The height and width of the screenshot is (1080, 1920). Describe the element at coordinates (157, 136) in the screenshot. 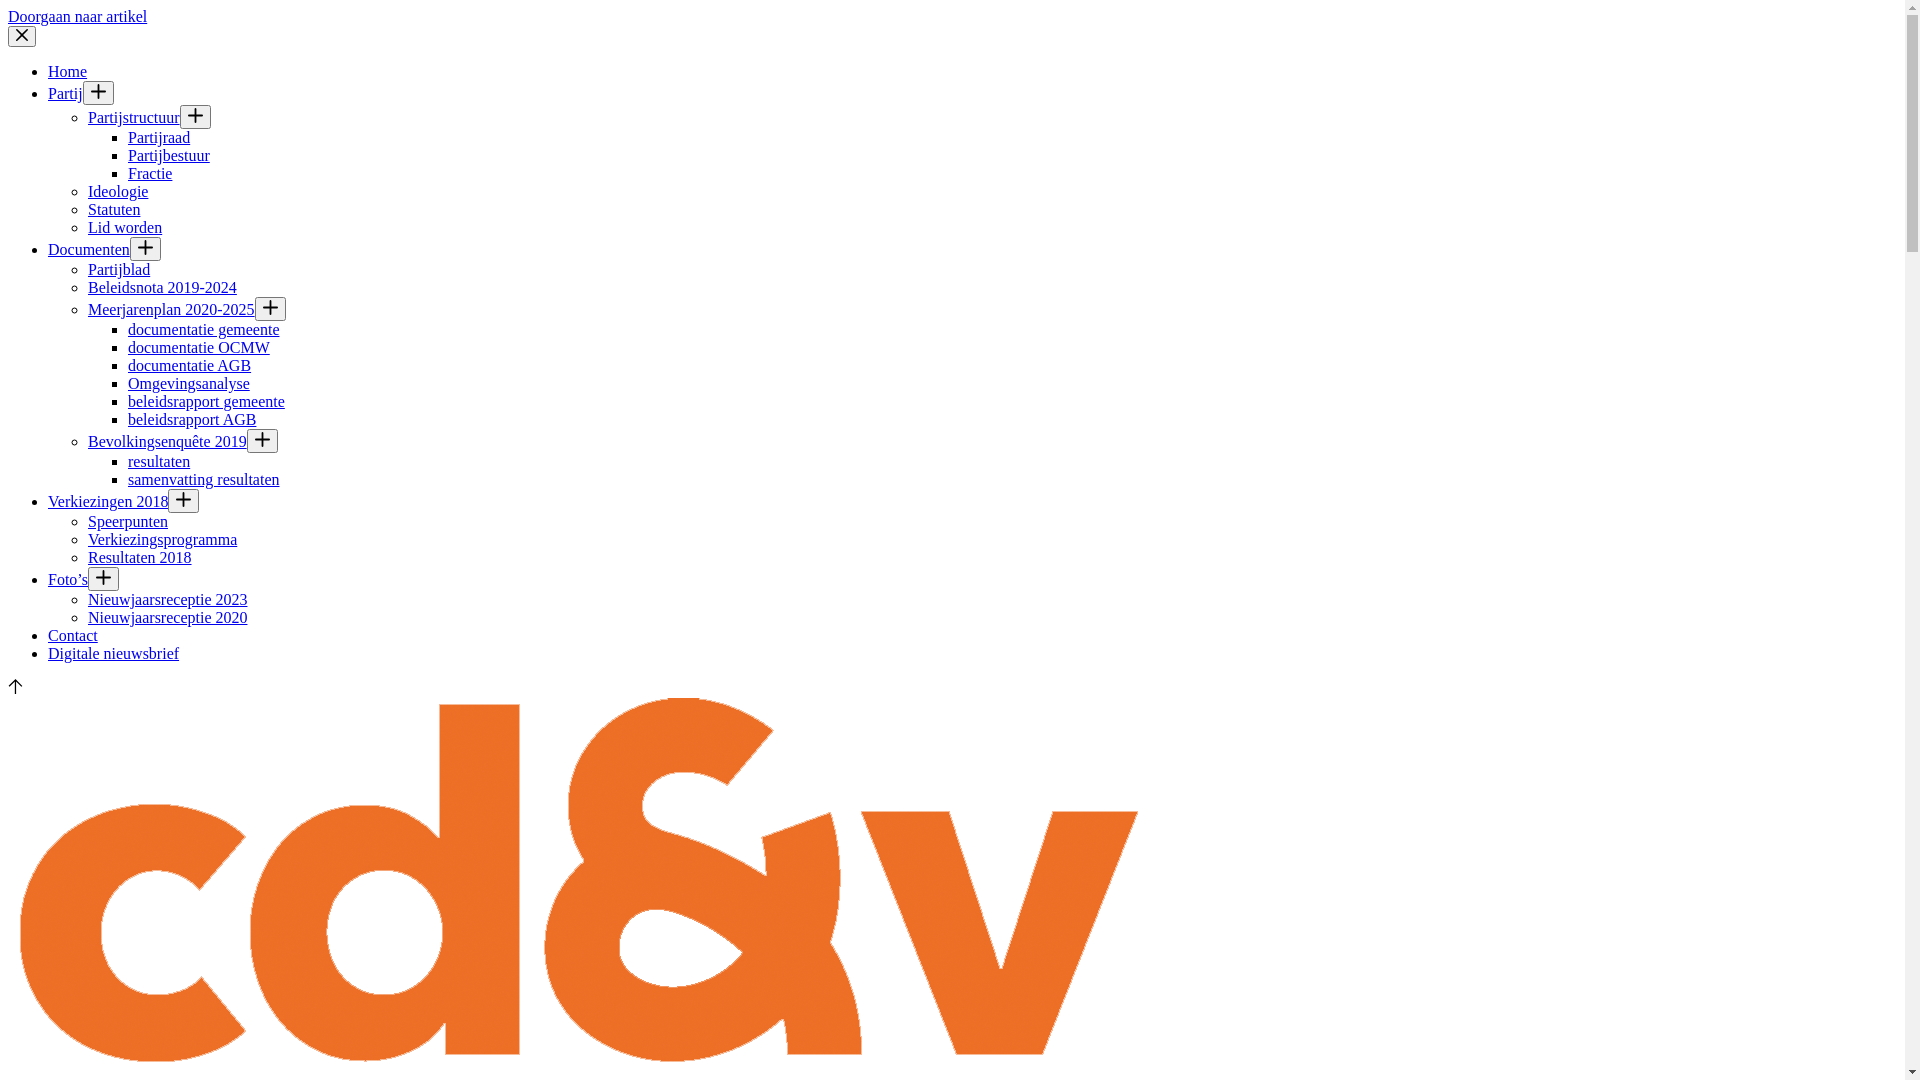

I see `'Partijraad'` at that location.